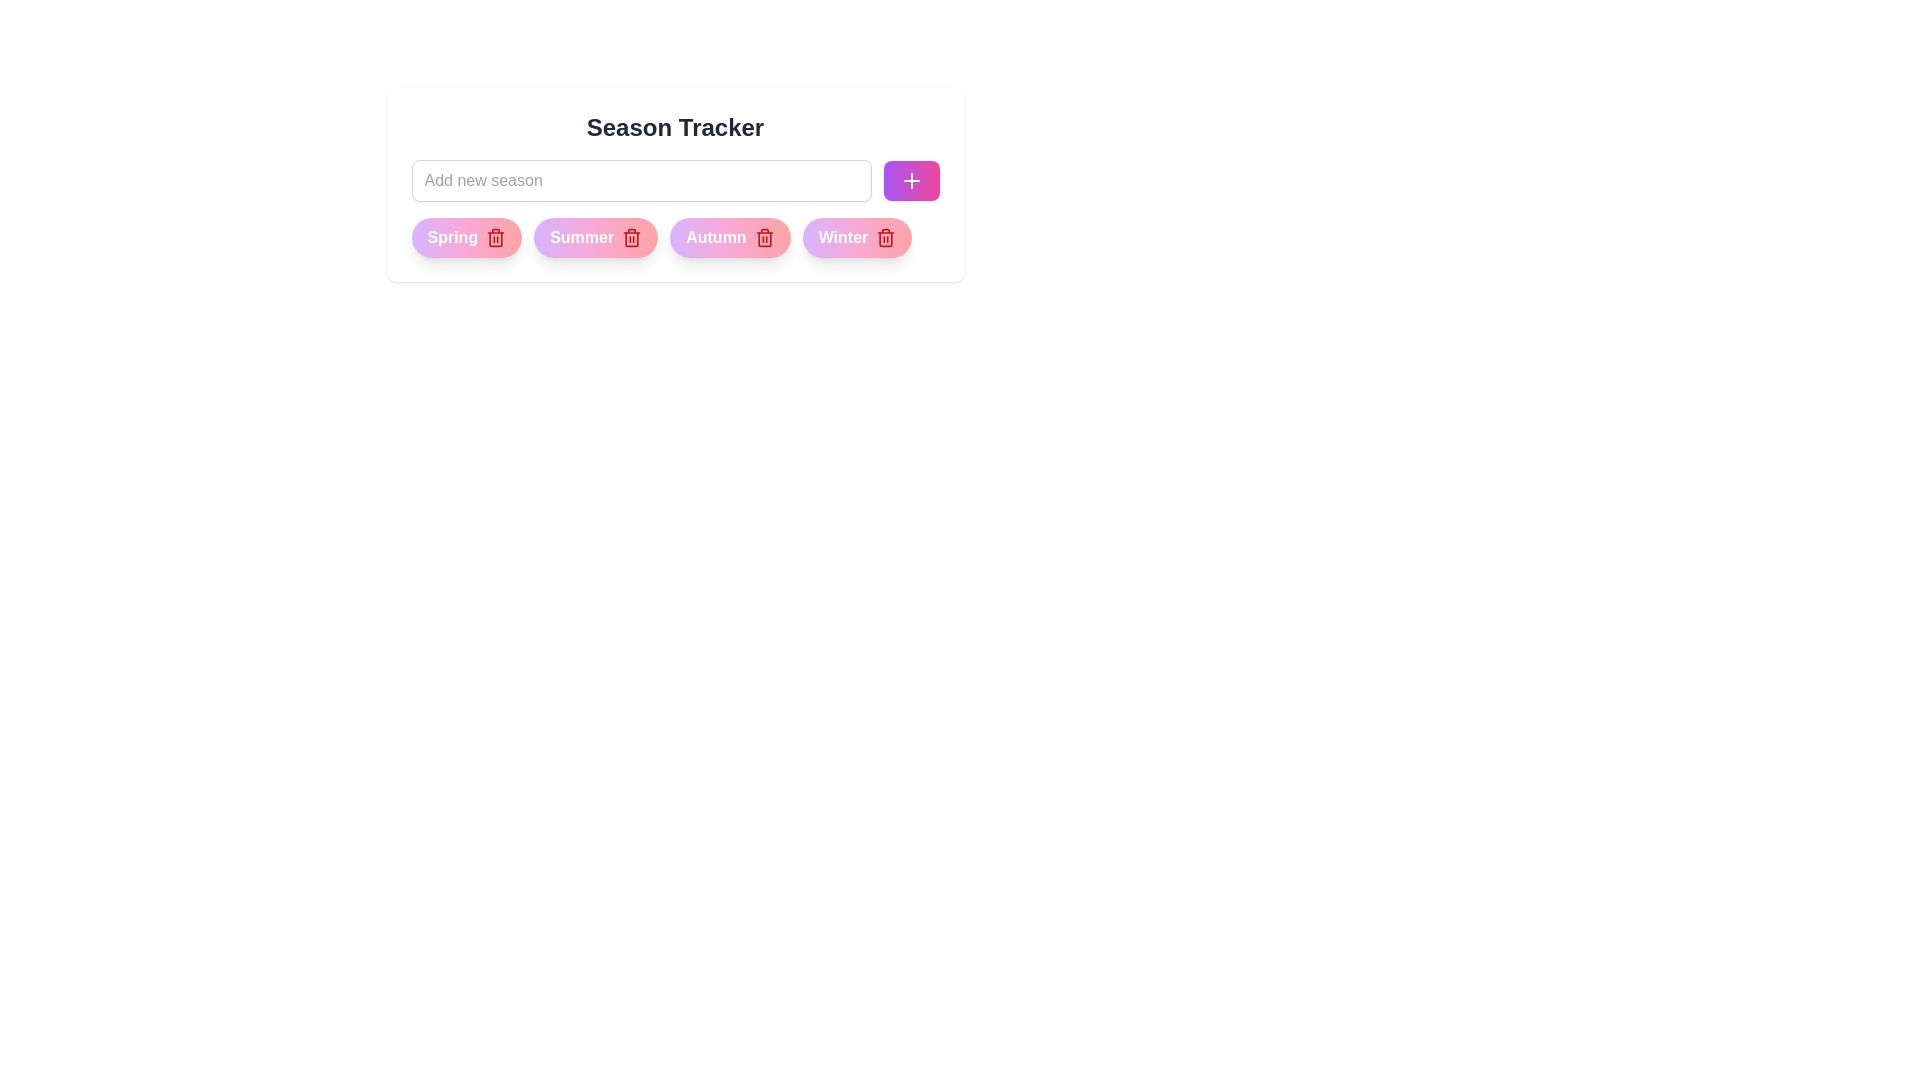  I want to click on the text in the input field to 13, so click(641, 181).